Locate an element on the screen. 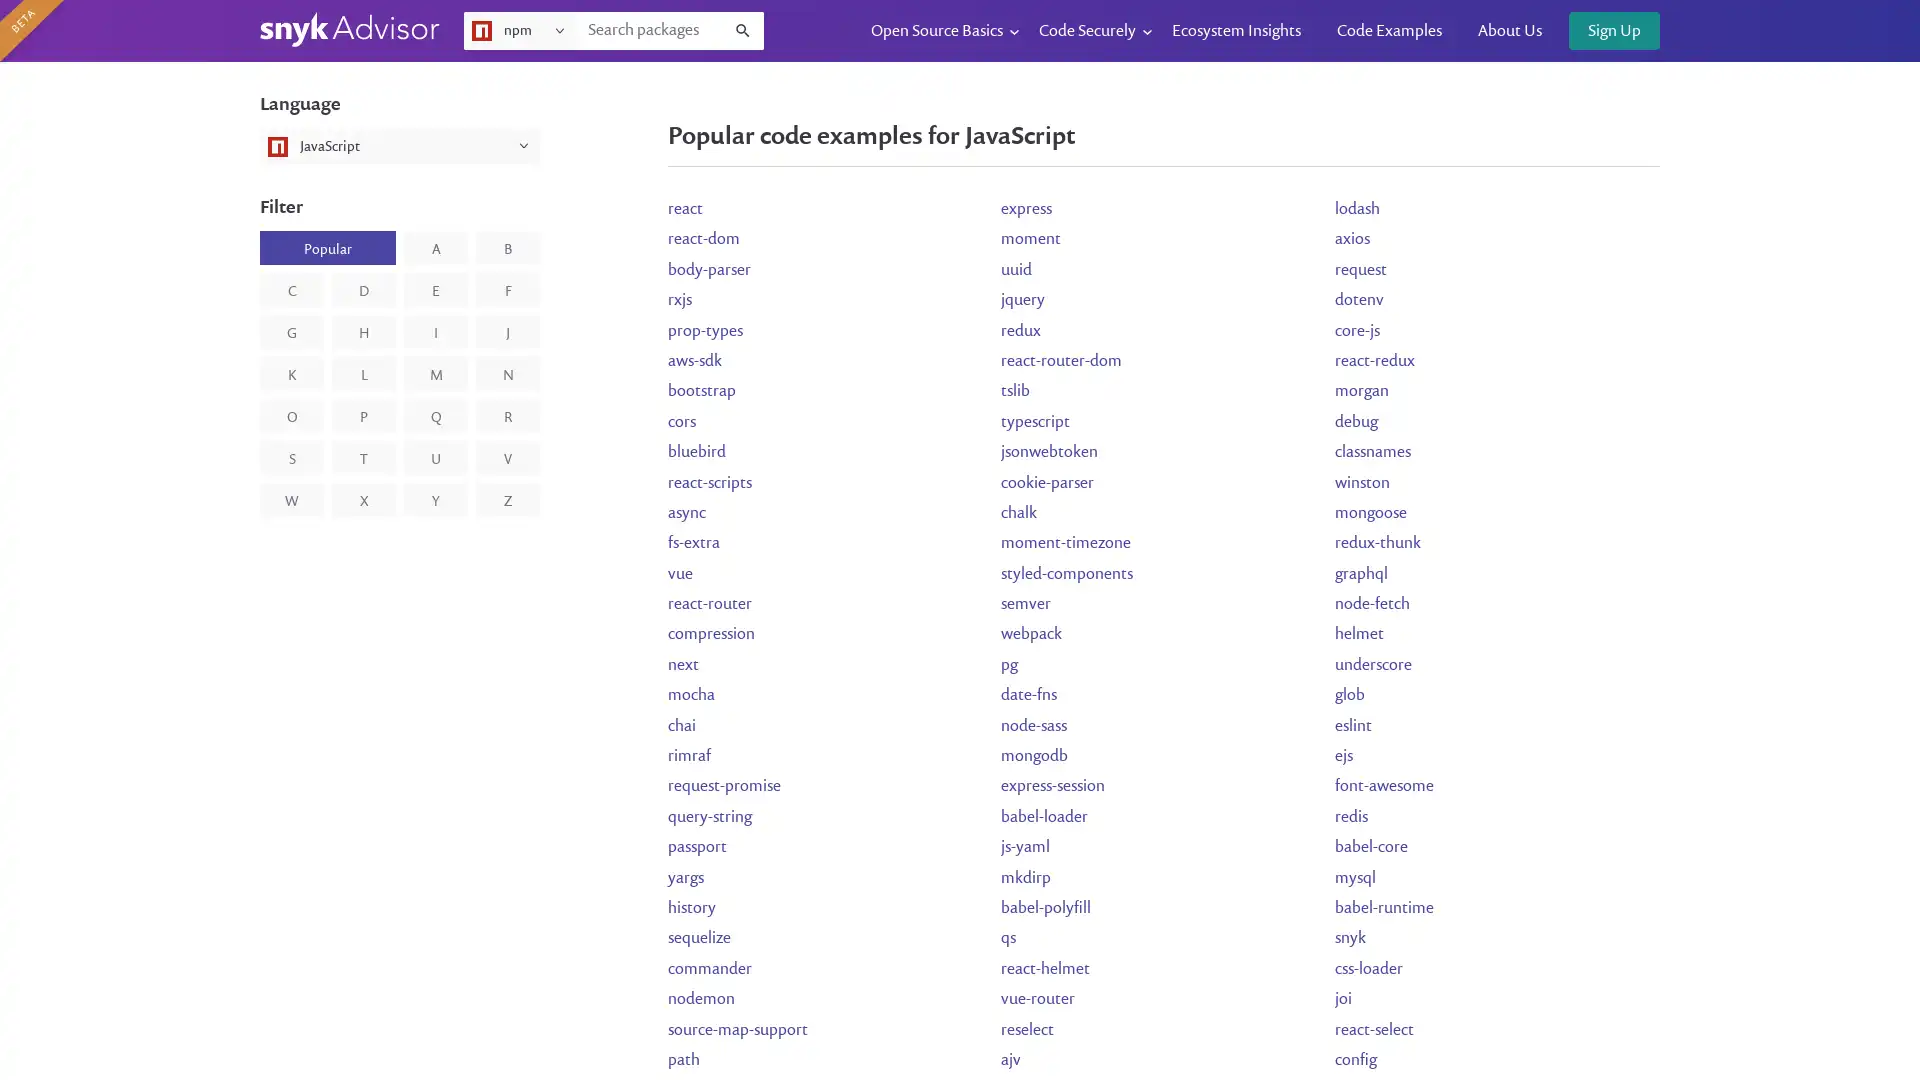 This screenshot has height=1080, width=1920. Sign Up is located at coordinates (1614, 30).